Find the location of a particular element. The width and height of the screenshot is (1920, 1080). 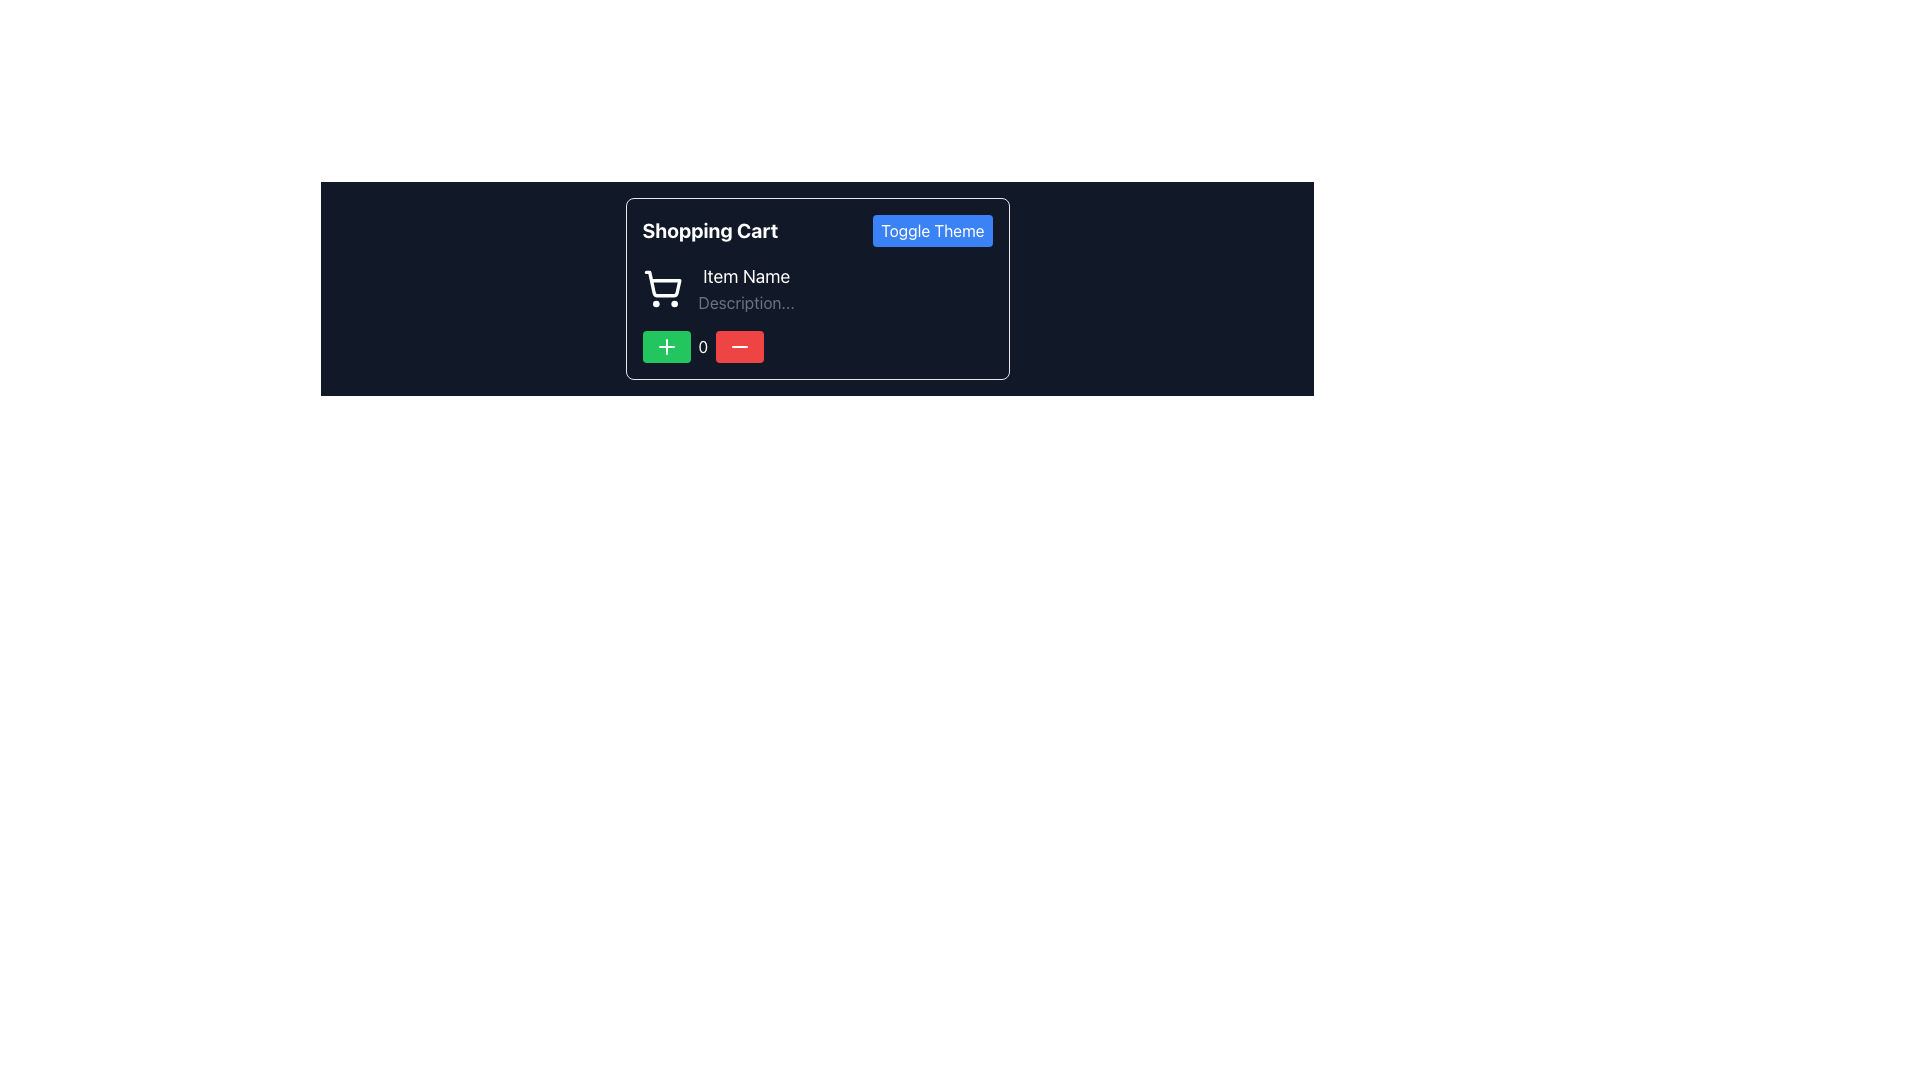

the increment icon located in the center of the green button, which is positioned to the left of the decrement button and the quantity display in the item control group is located at coordinates (666, 346).